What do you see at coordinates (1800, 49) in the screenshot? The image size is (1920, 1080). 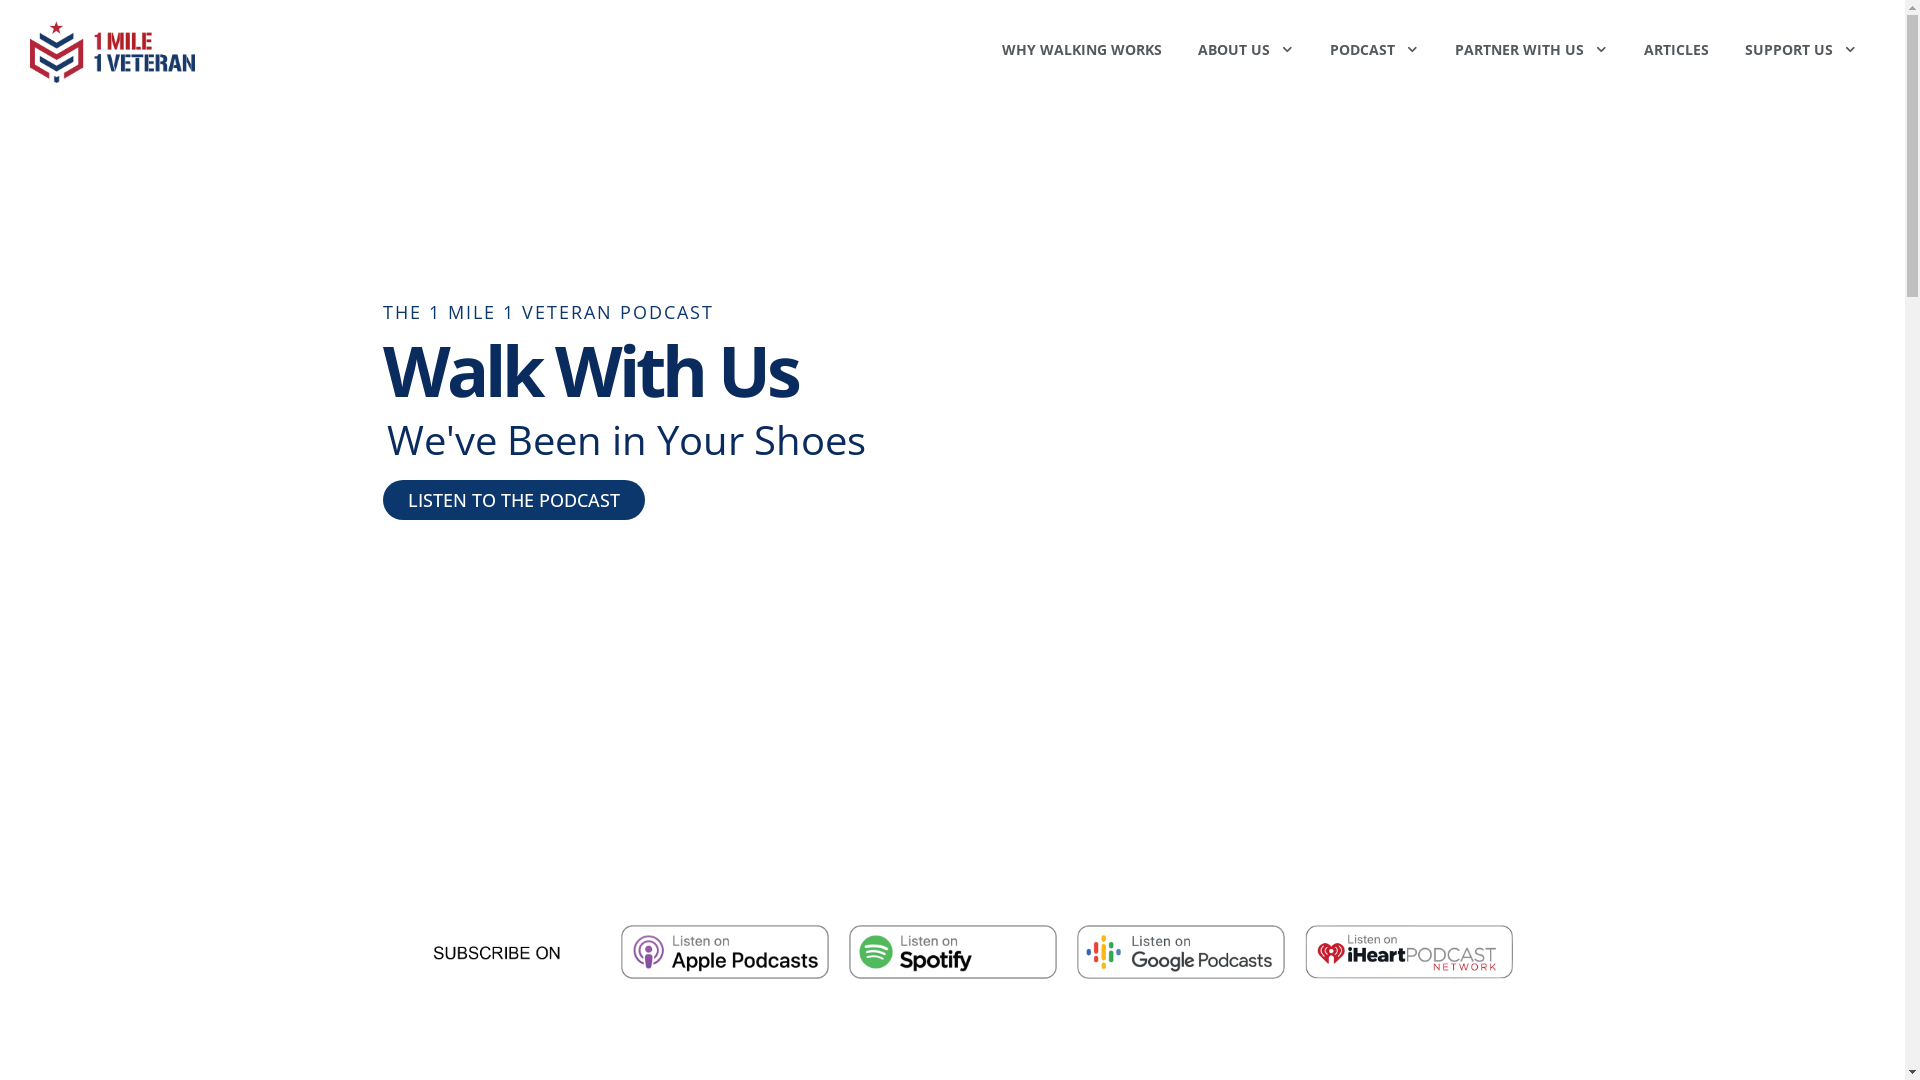 I see `'SUPPORT US'` at bounding box center [1800, 49].